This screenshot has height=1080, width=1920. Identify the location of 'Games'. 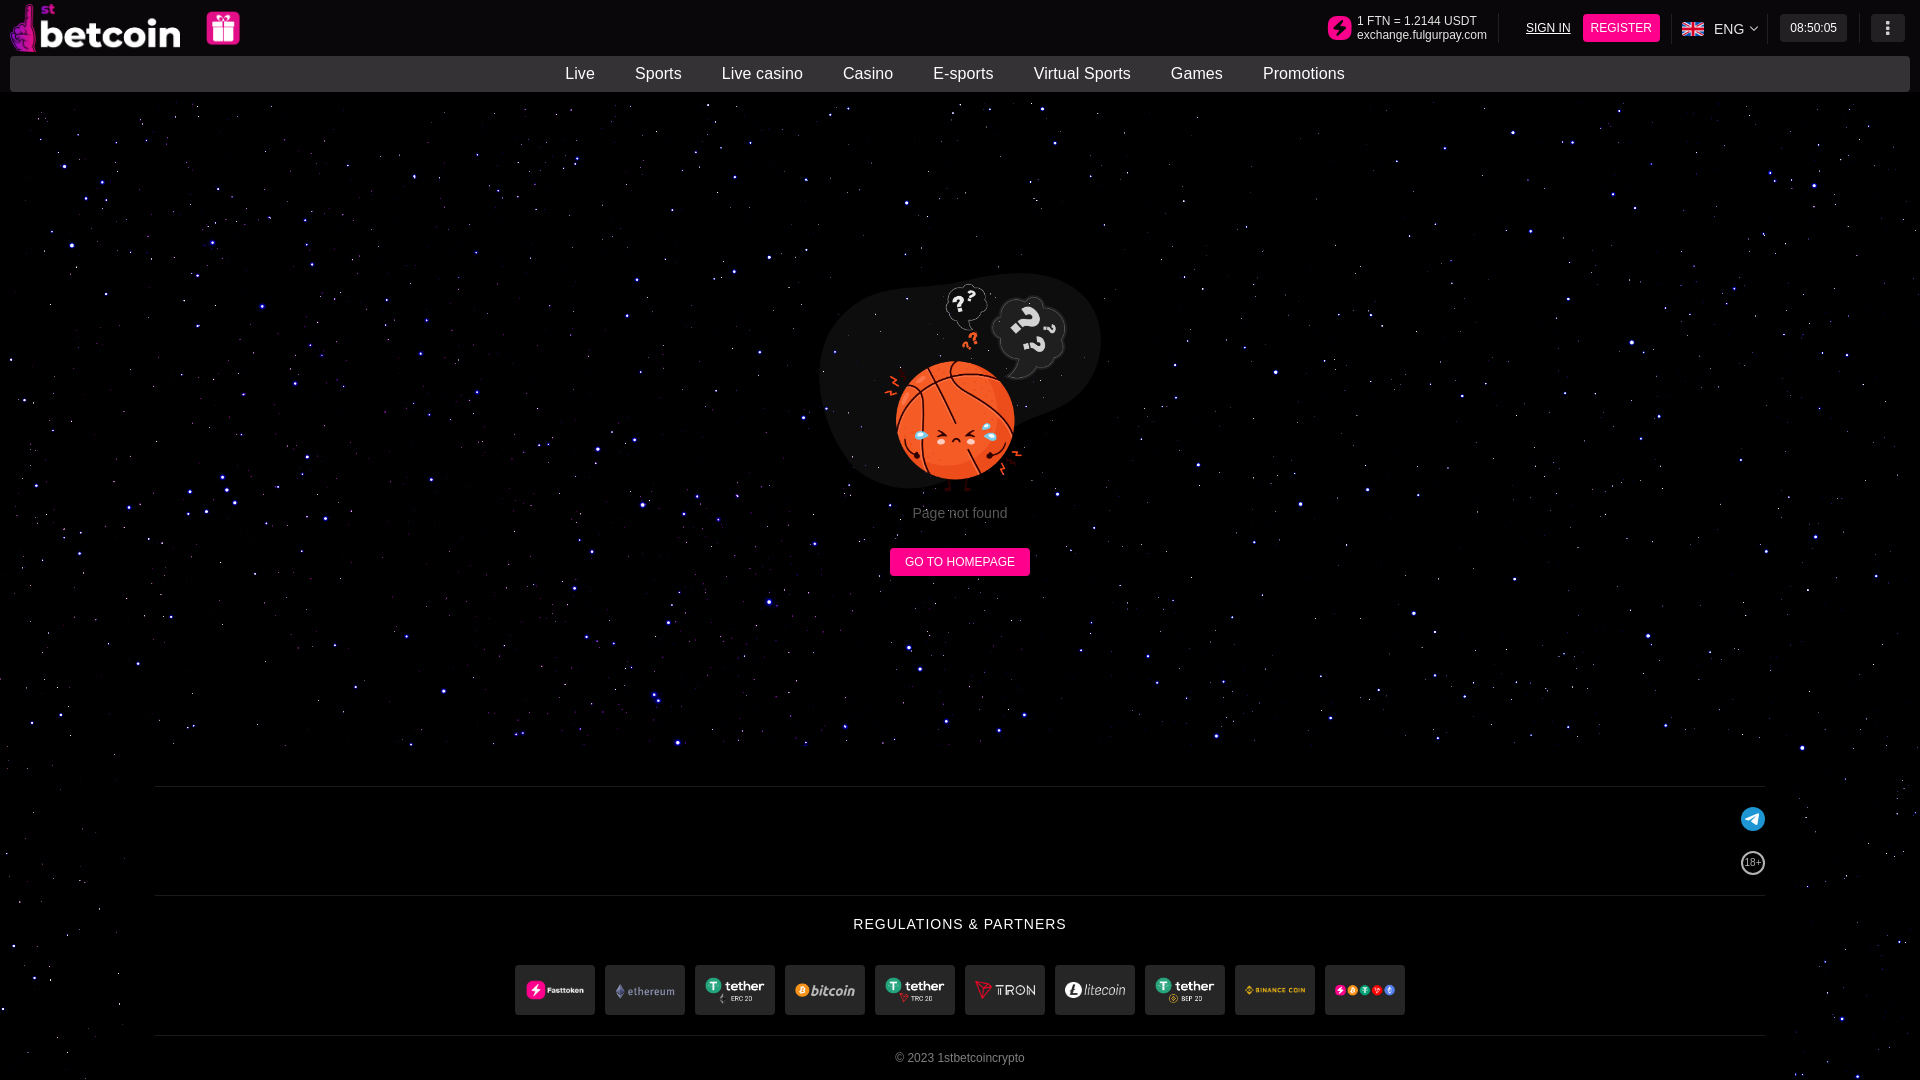
(1196, 72).